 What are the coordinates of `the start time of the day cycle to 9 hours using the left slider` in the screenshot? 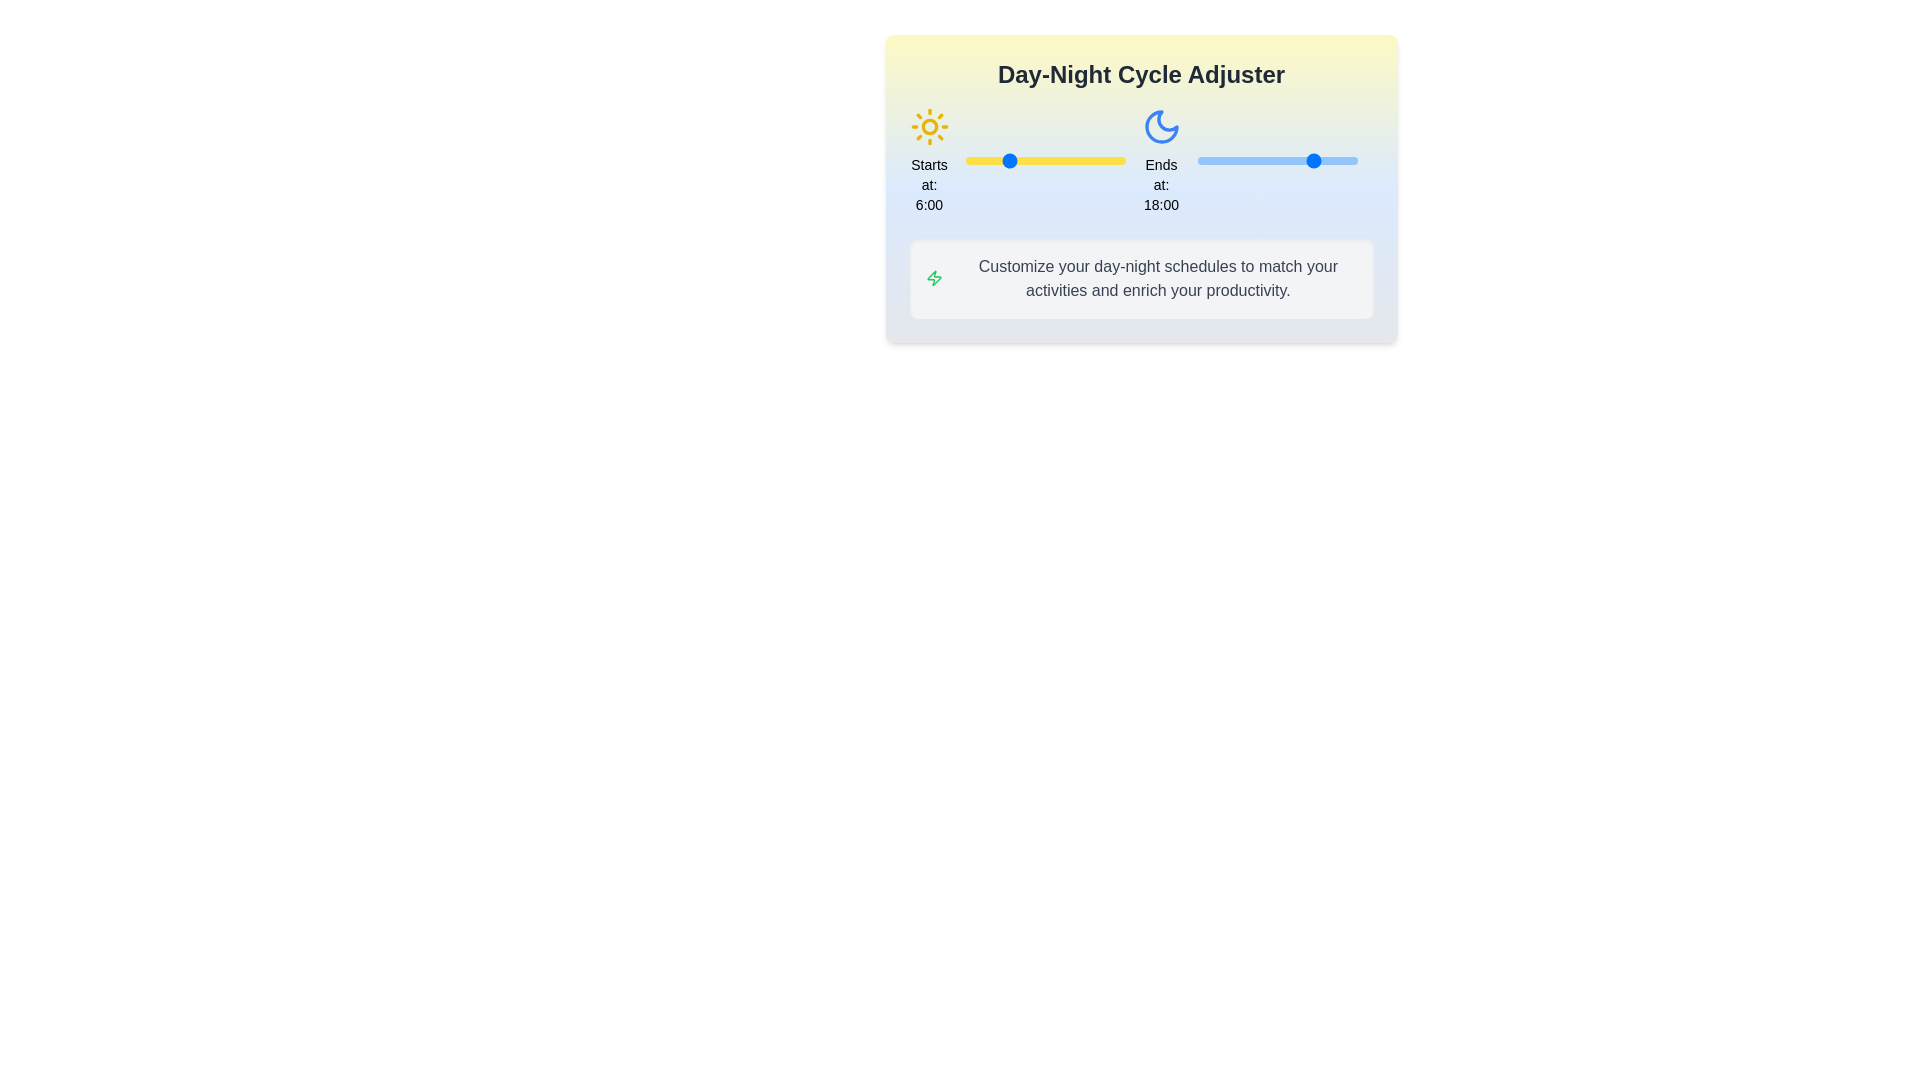 It's located at (1025, 160).